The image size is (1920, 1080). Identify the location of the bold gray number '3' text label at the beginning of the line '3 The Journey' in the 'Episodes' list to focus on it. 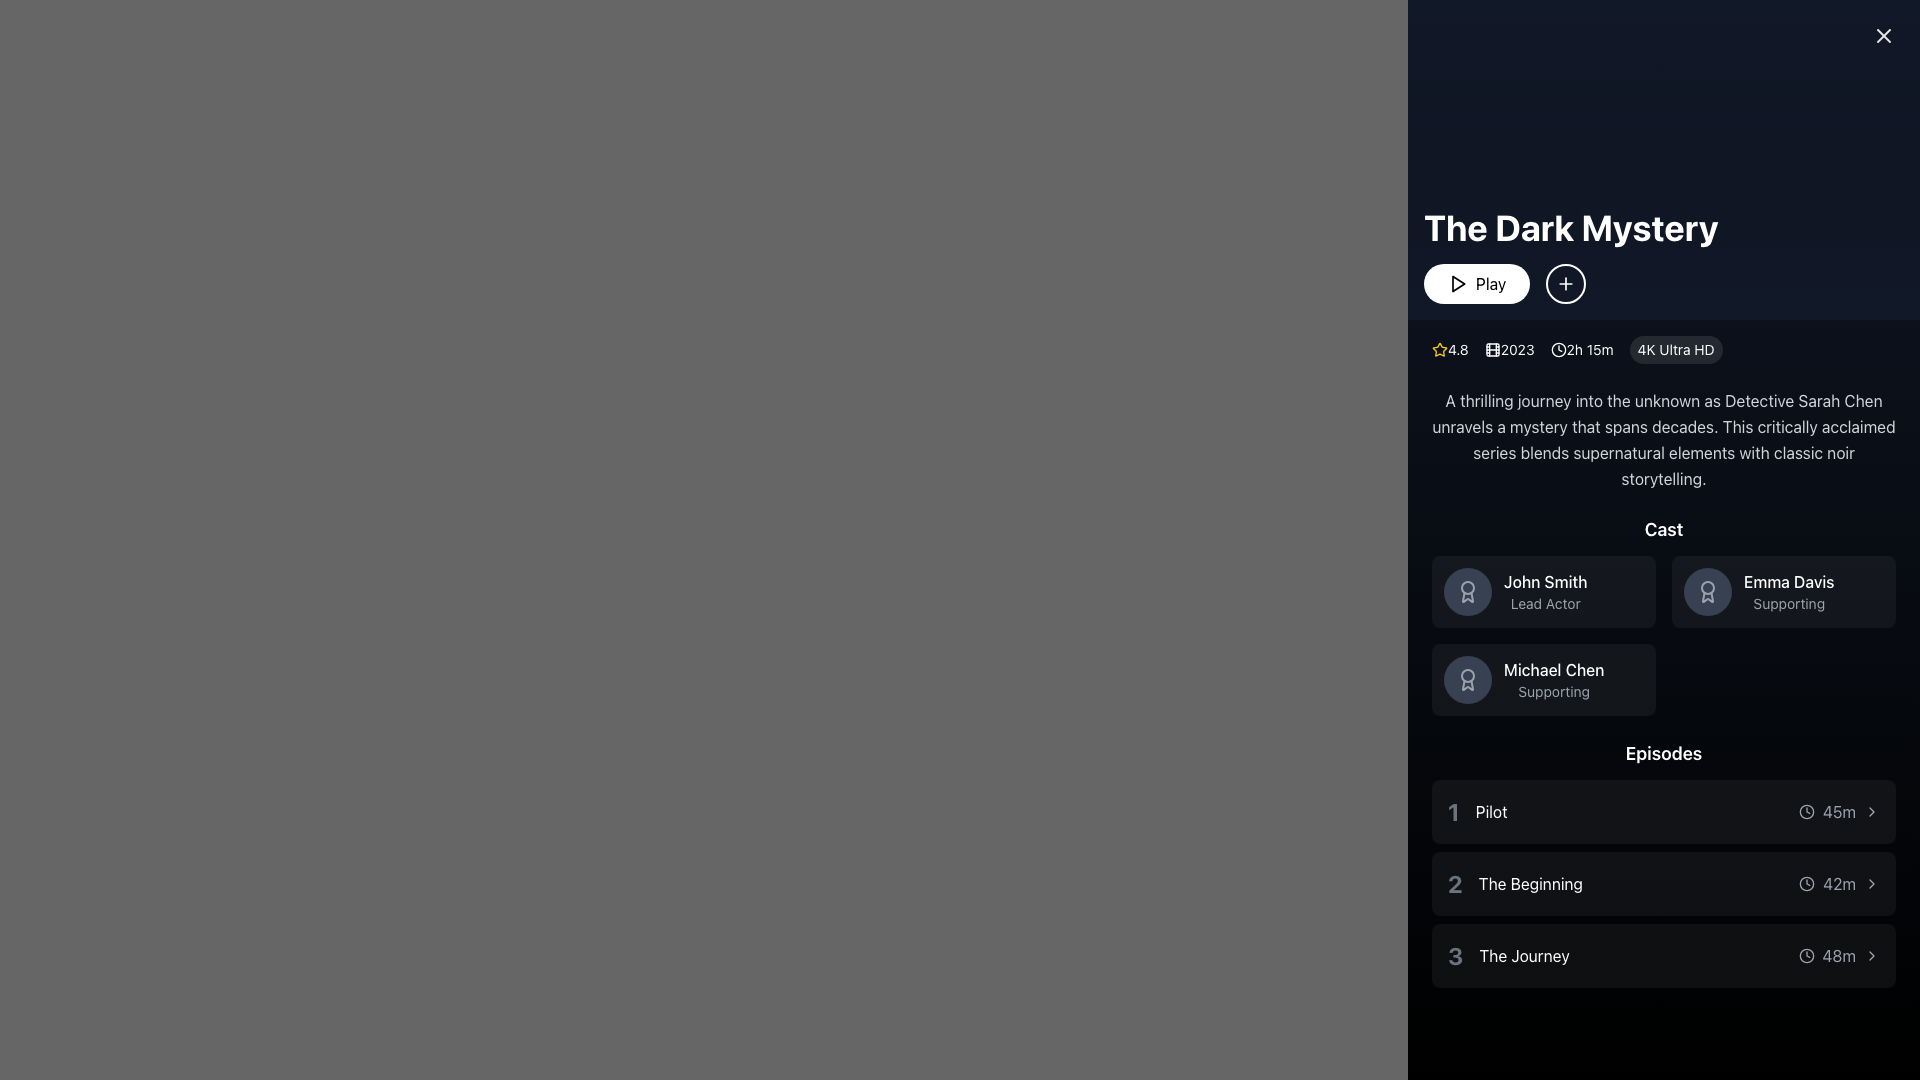
(1455, 955).